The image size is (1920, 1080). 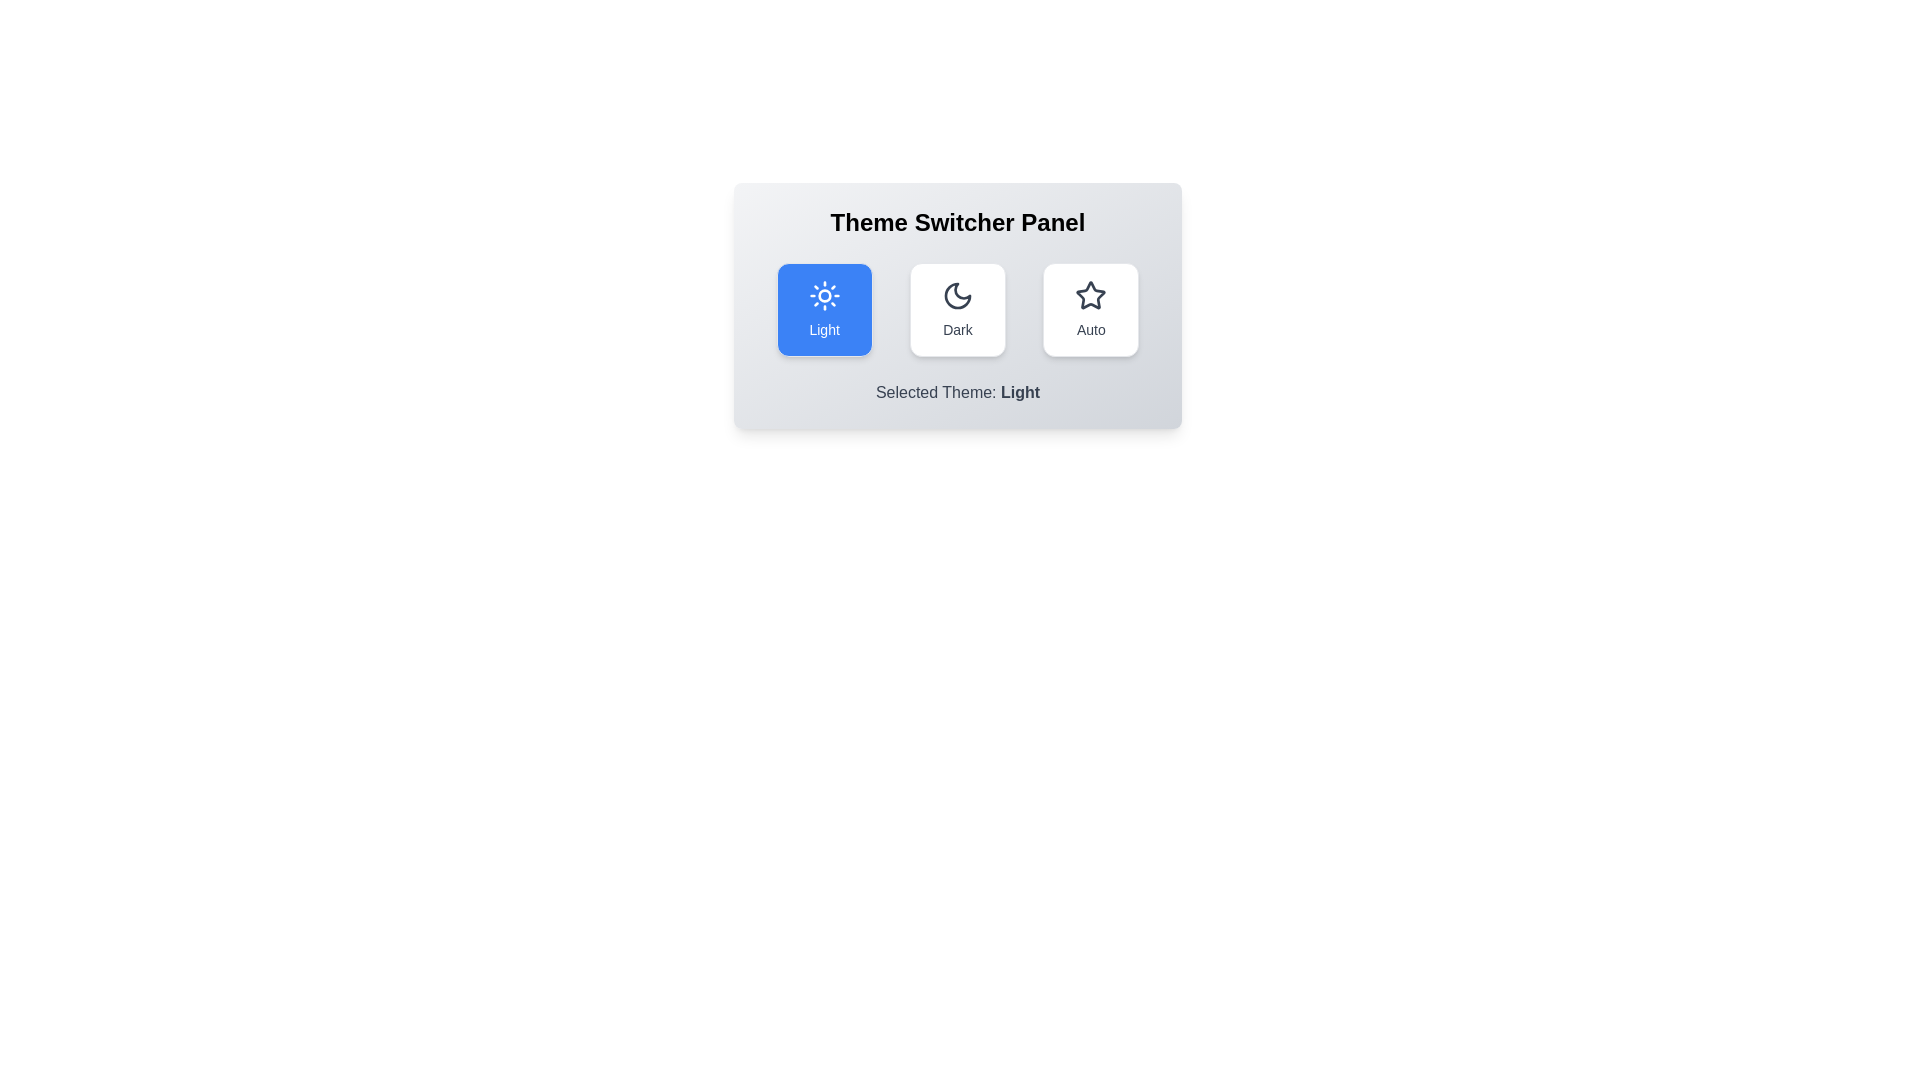 What do you see at coordinates (1089, 294) in the screenshot?
I see `the star-shaped icon with a hollow center in the third button of the 'Theme Switcher Panel' under the 'Auto' label to make a selection` at bounding box center [1089, 294].